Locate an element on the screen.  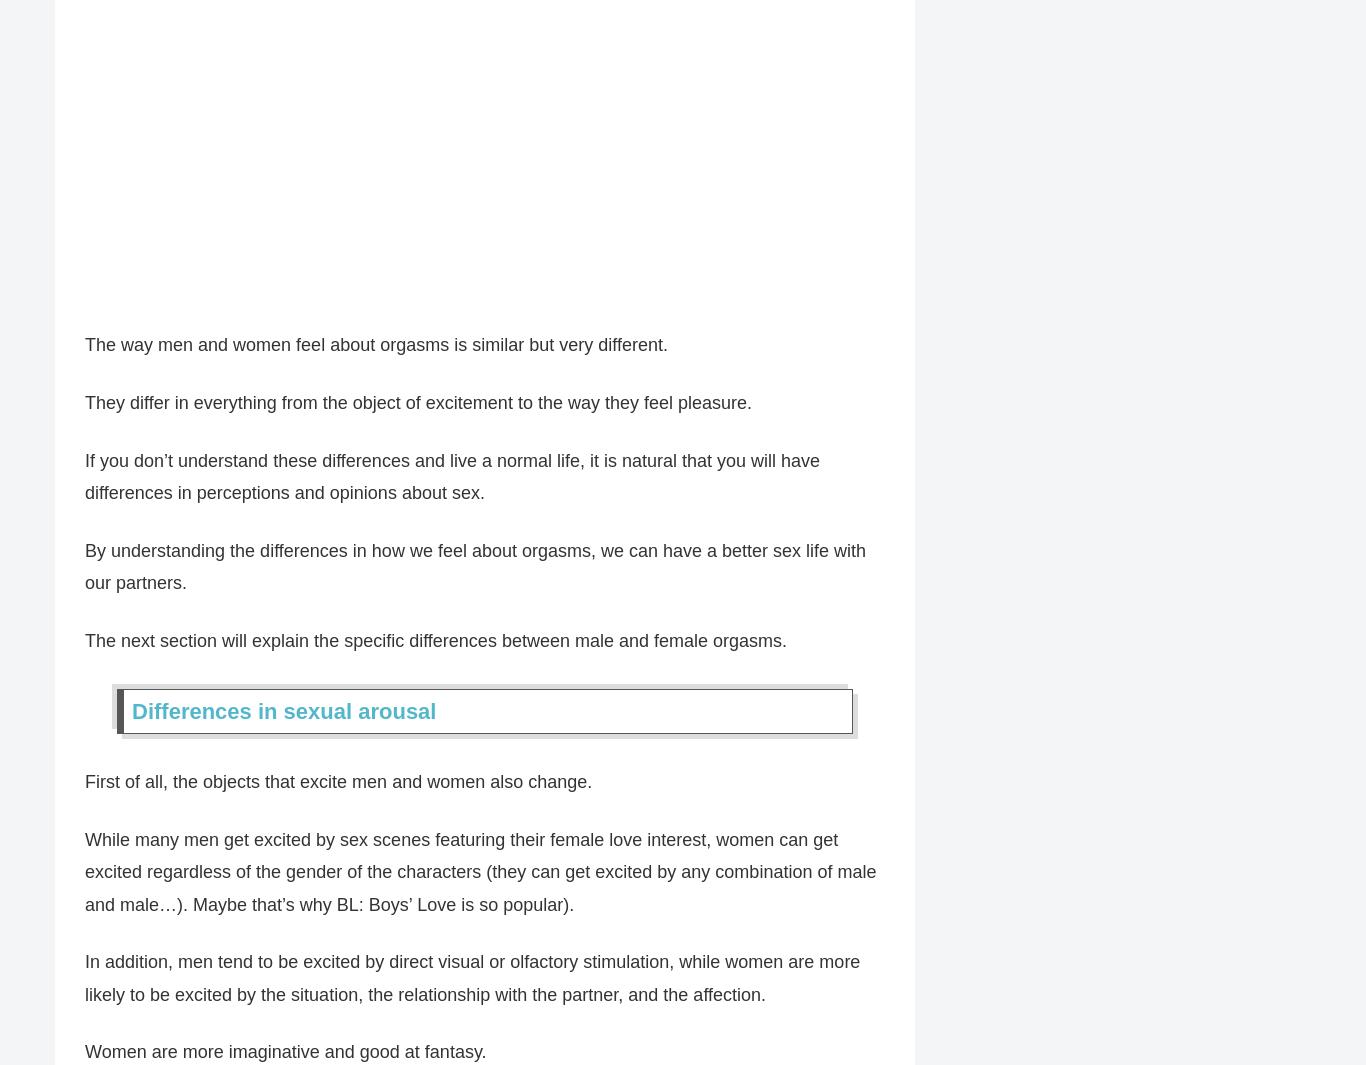
'While many men get excited by sex scenes featuring their female love interest, women can get excited regardless of the gender of the characters (they can get excited by any combination of male and male…). Maybe that’s why BL: Boys’ Love is so popular).' is located at coordinates (84, 872).